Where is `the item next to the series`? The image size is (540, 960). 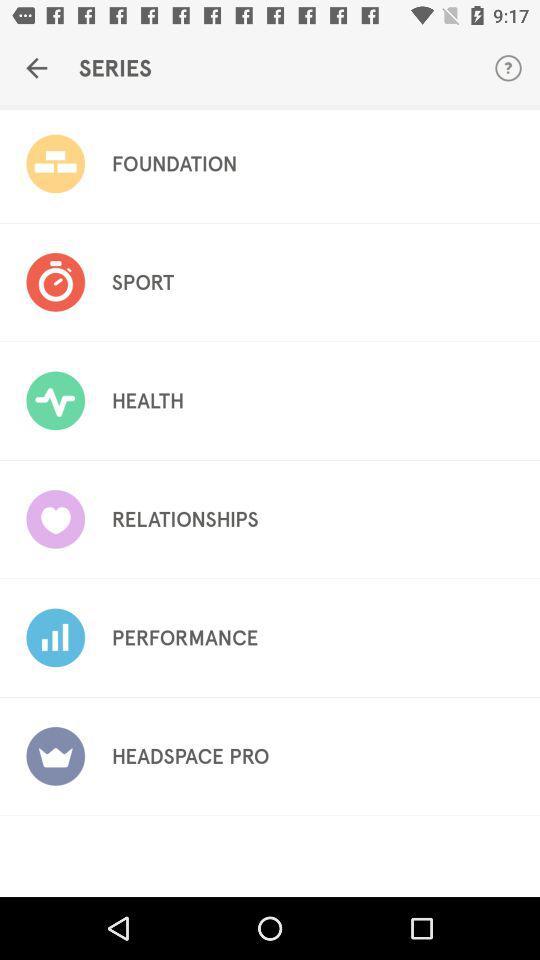
the item next to the series is located at coordinates (508, 68).